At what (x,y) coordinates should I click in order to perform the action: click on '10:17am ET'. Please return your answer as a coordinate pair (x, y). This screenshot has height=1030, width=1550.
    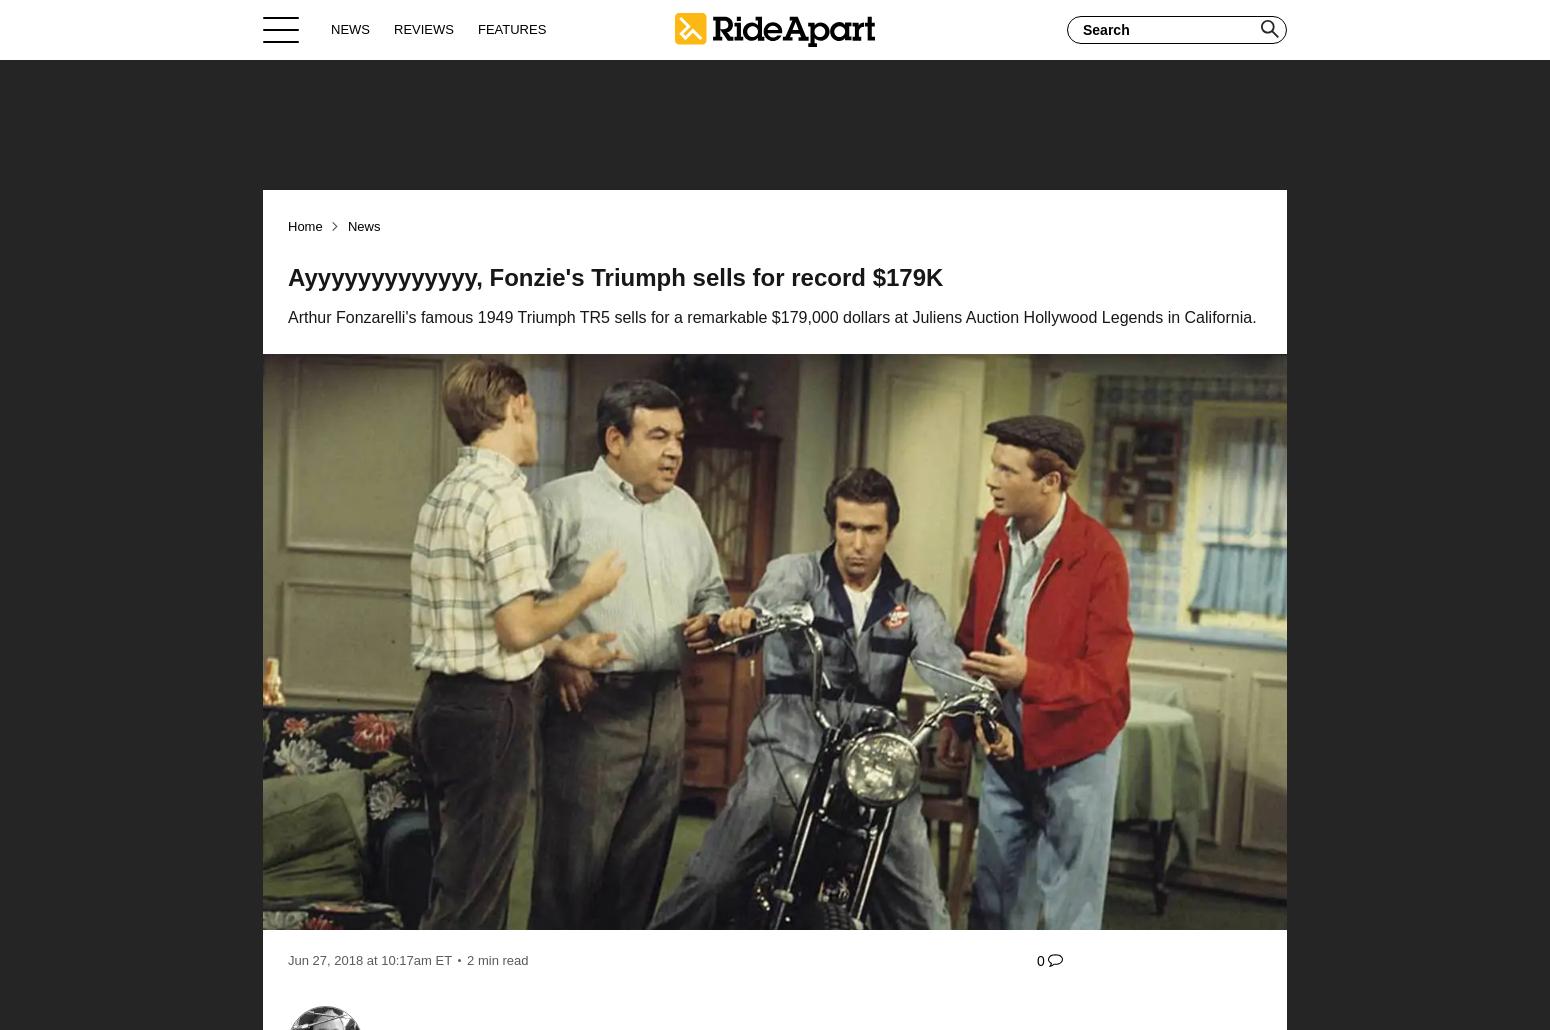
    Looking at the image, I should click on (414, 958).